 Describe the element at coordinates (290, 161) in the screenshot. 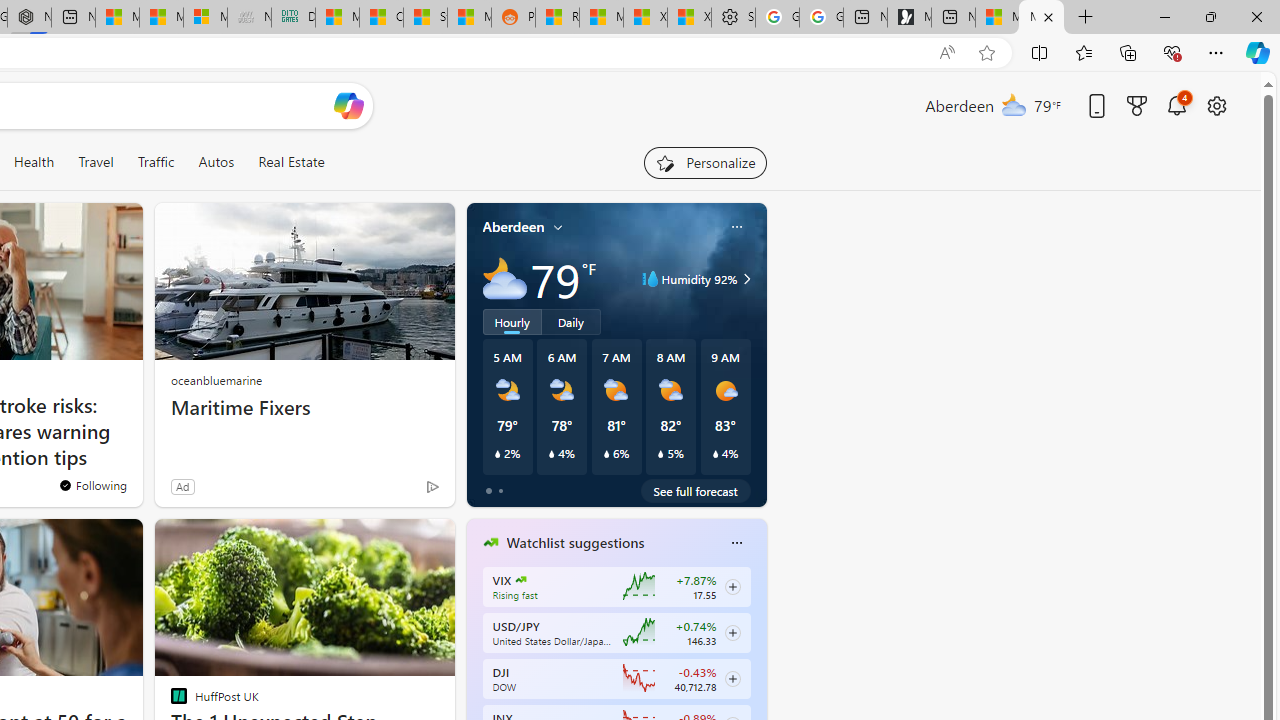

I see `'Real Estate'` at that location.